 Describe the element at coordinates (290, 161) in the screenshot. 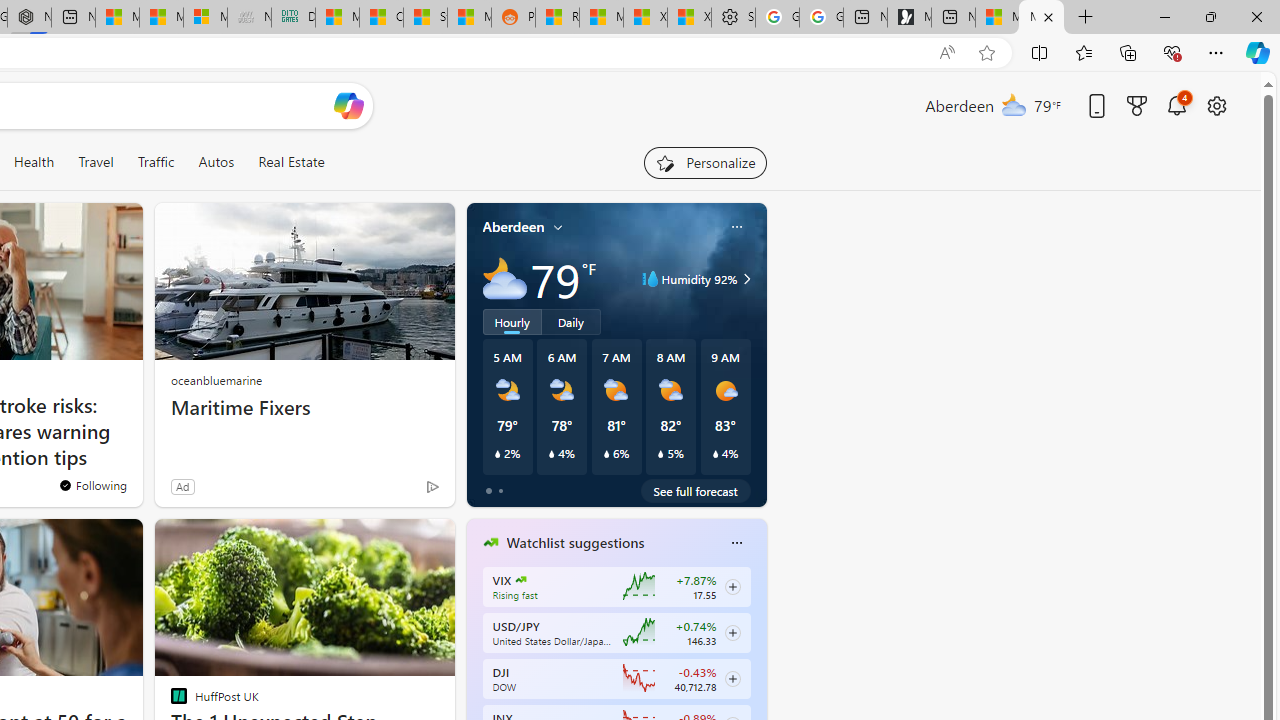

I see `'Real Estate'` at that location.